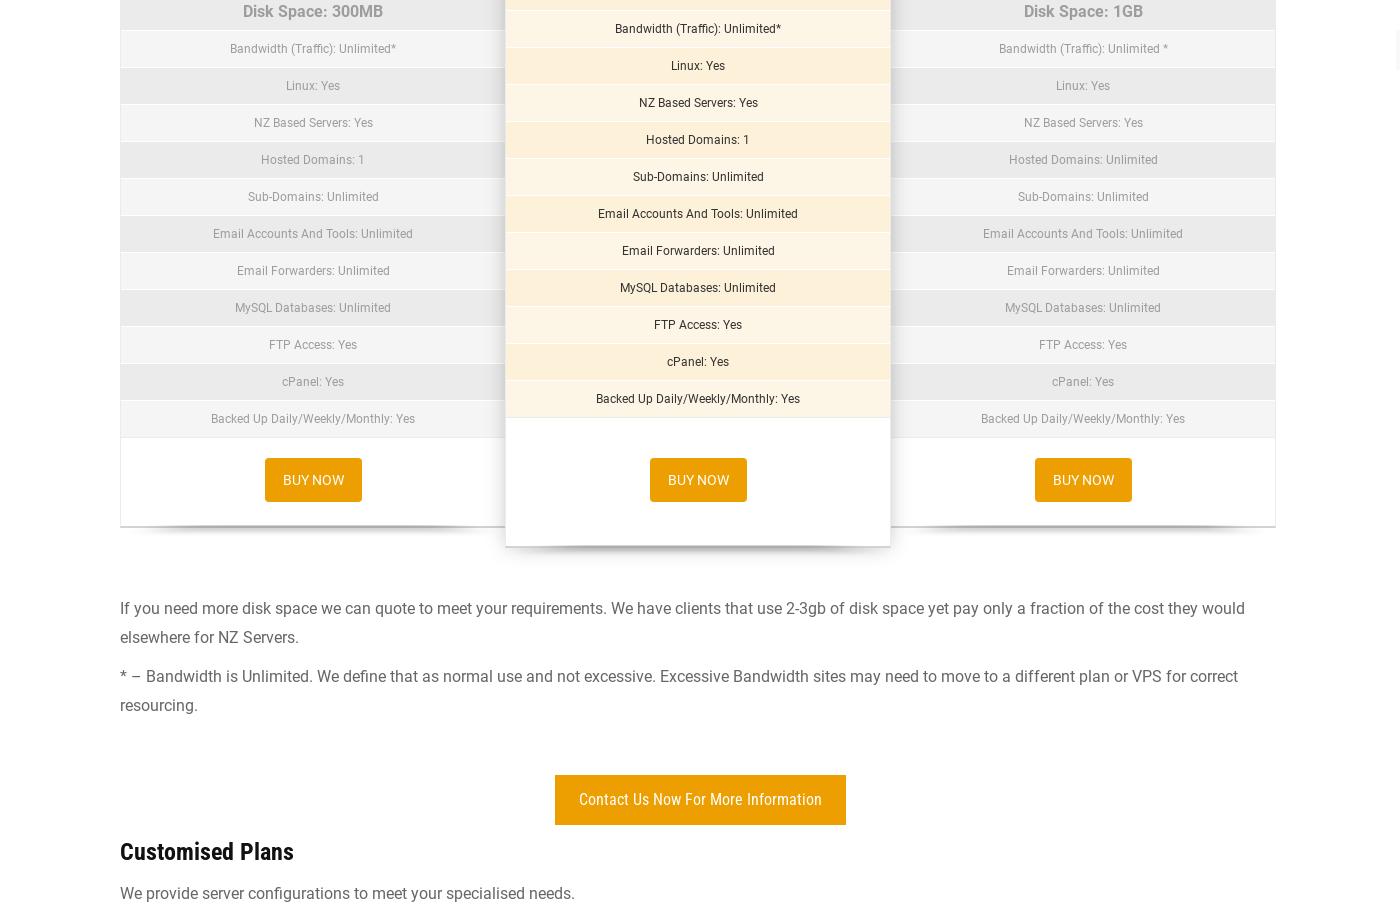 The width and height of the screenshot is (1400, 920). What do you see at coordinates (1082, 49) in the screenshot?
I see `'Bandwidth (Traffic): Unlimited *'` at bounding box center [1082, 49].